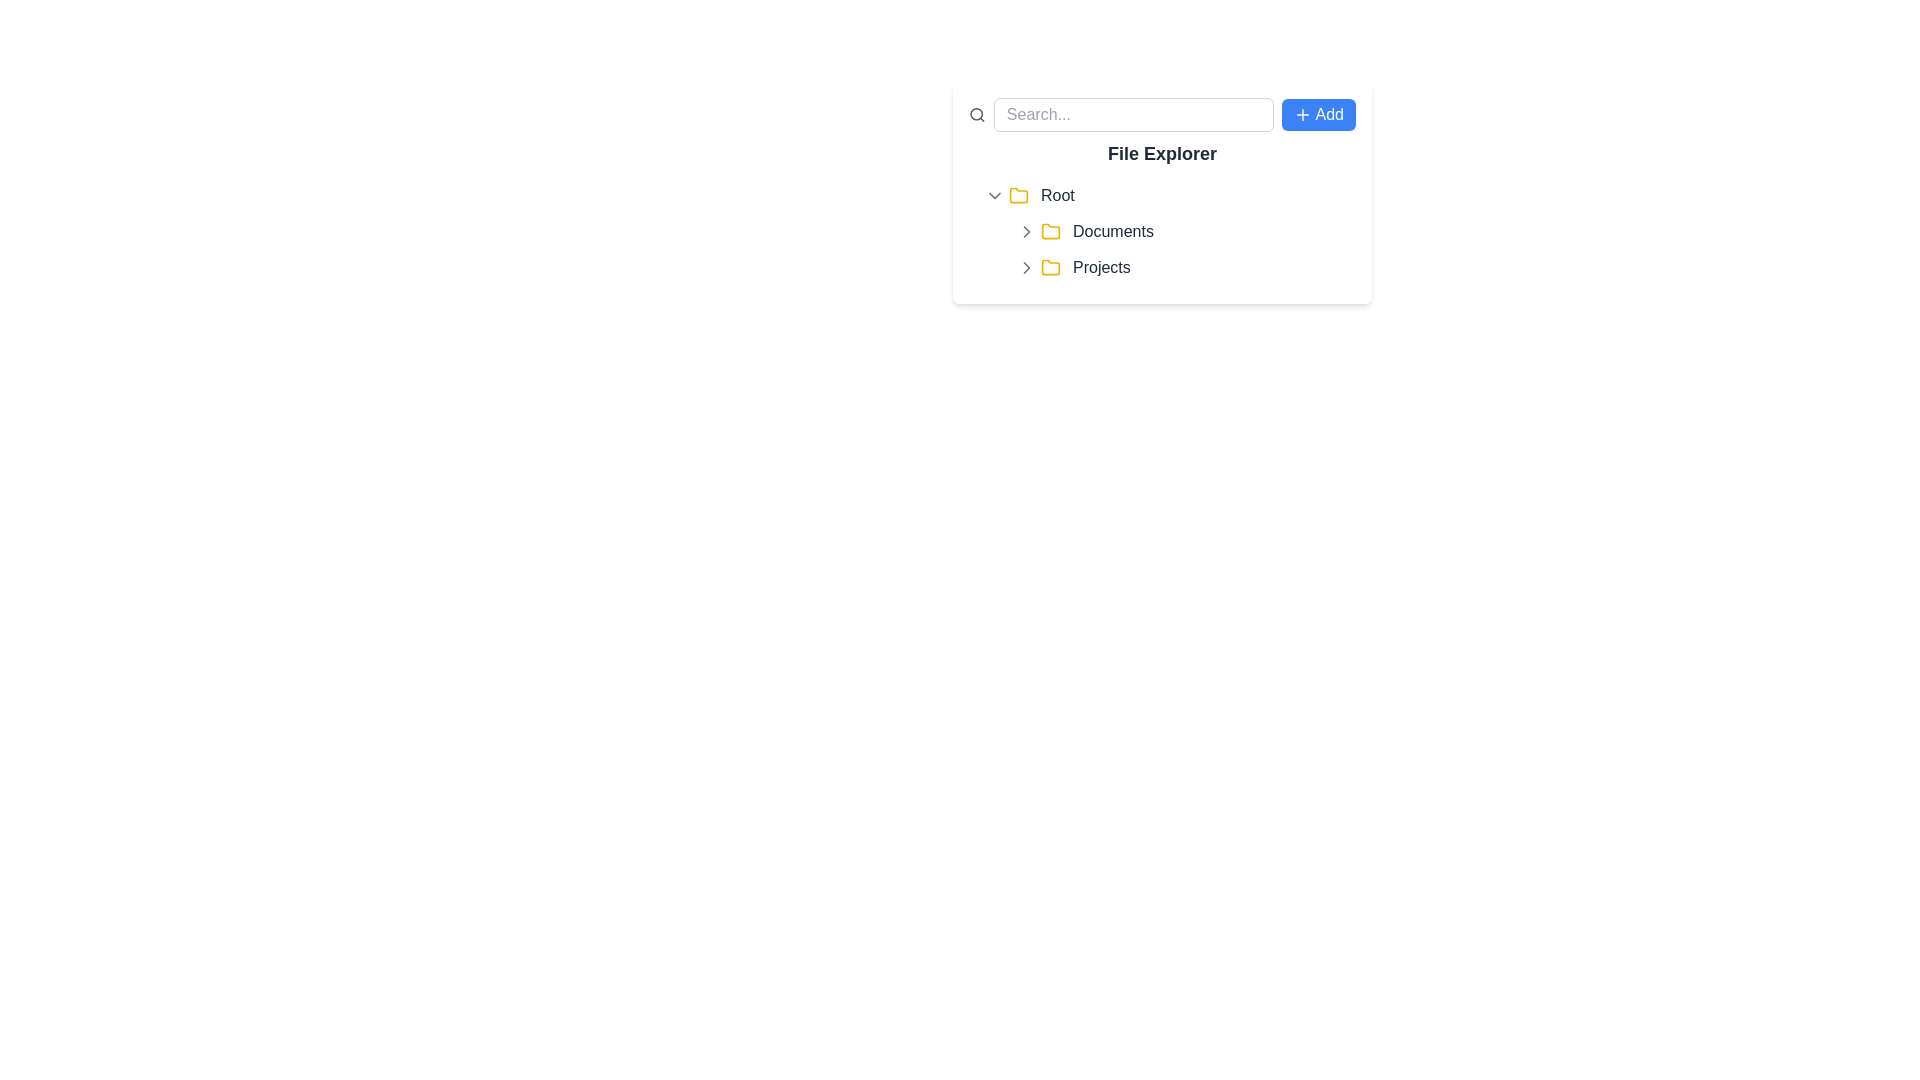 The width and height of the screenshot is (1920, 1080). Describe the element at coordinates (1050, 265) in the screenshot. I see `the yellow folder icon representing the 'Projects' folder node` at that location.